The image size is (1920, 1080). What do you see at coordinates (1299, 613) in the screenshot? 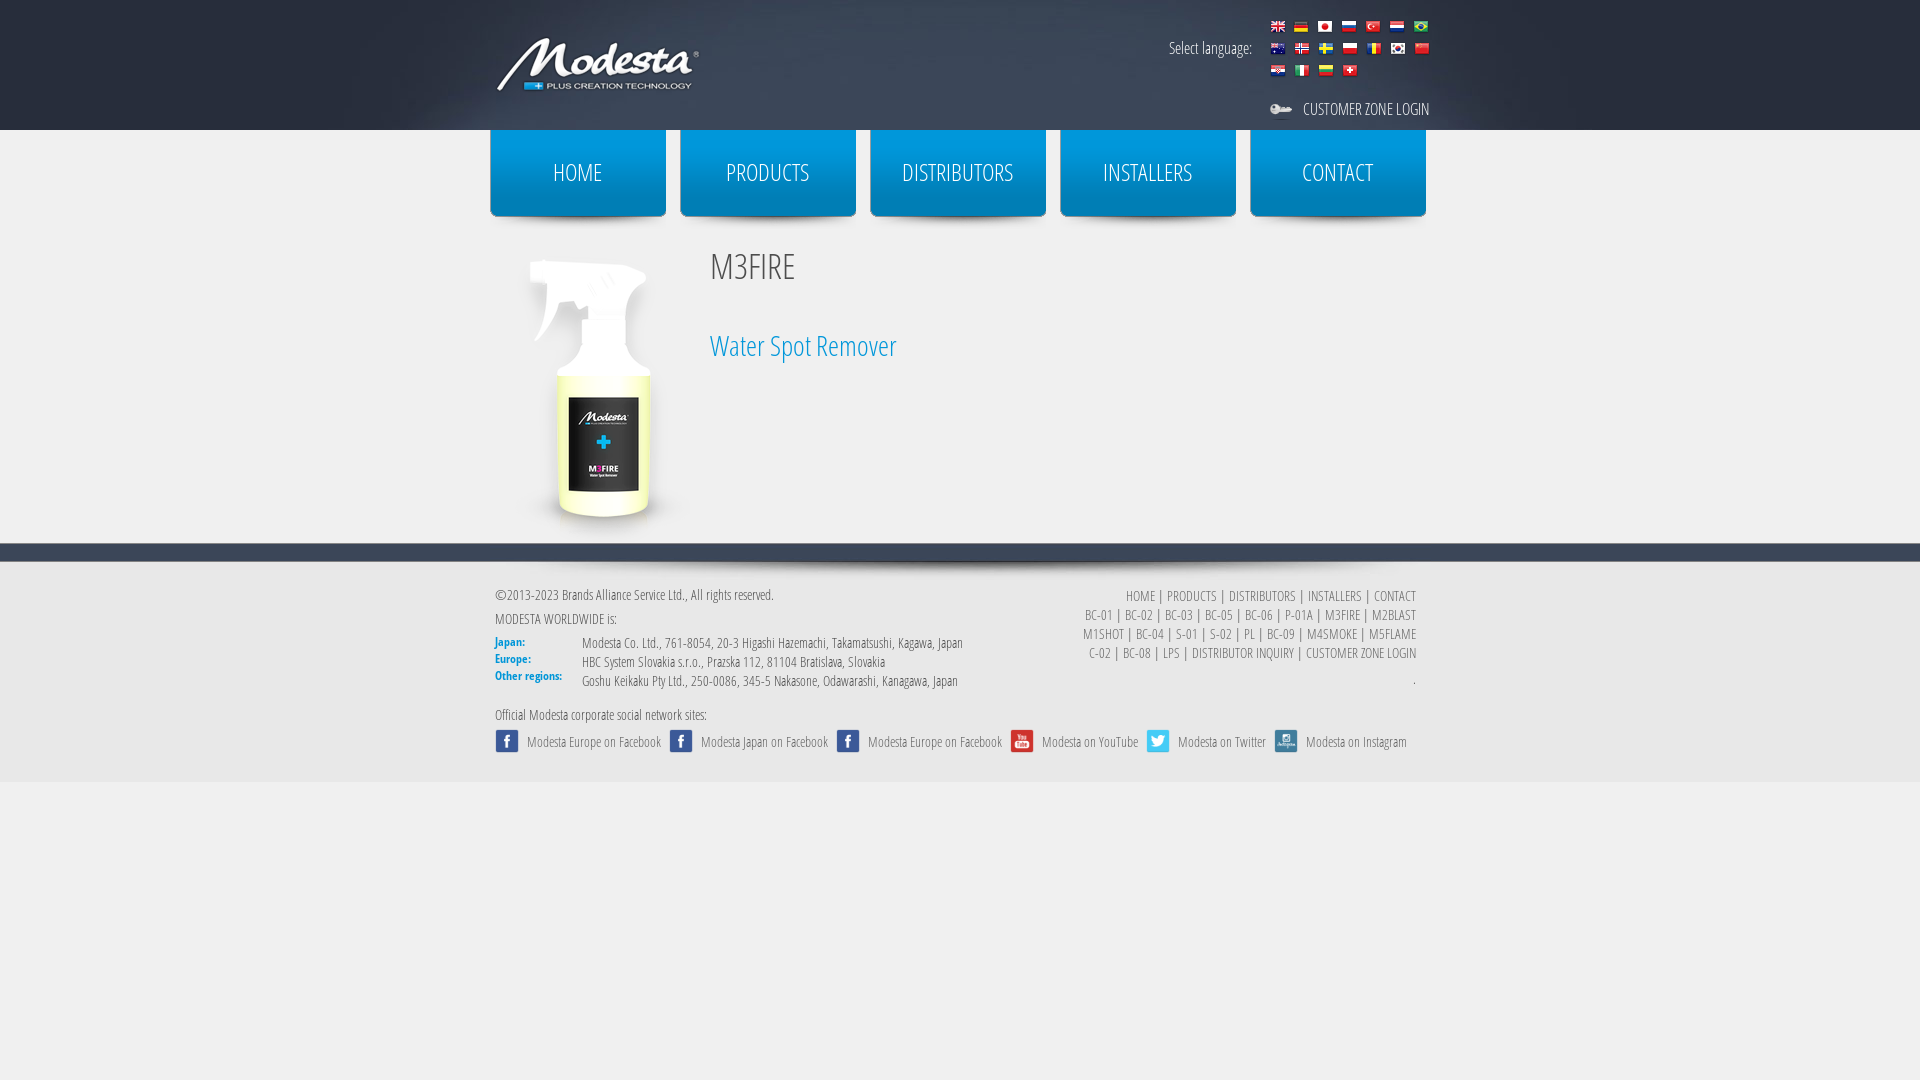
I see `'P-01A'` at bounding box center [1299, 613].